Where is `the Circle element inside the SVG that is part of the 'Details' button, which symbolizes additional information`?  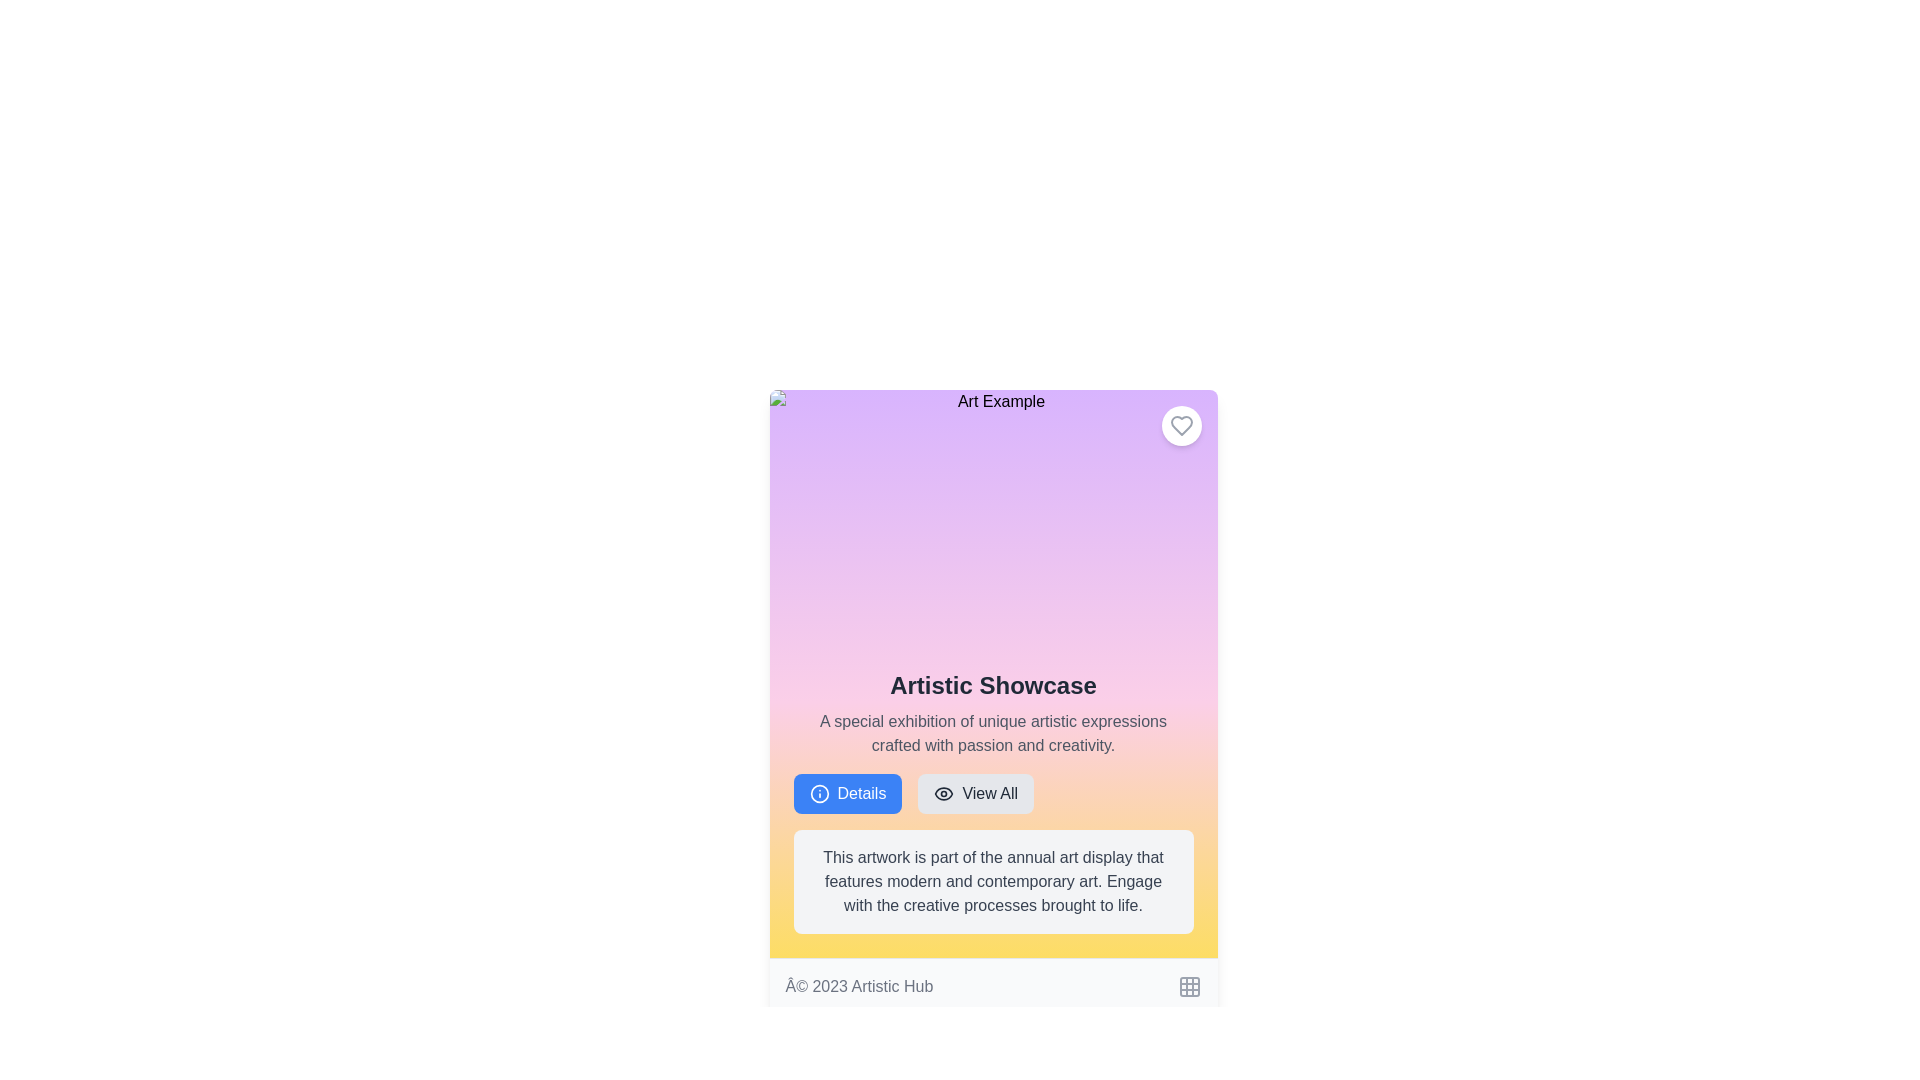
the Circle element inside the SVG that is part of the 'Details' button, which symbolizes additional information is located at coordinates (819, 793).